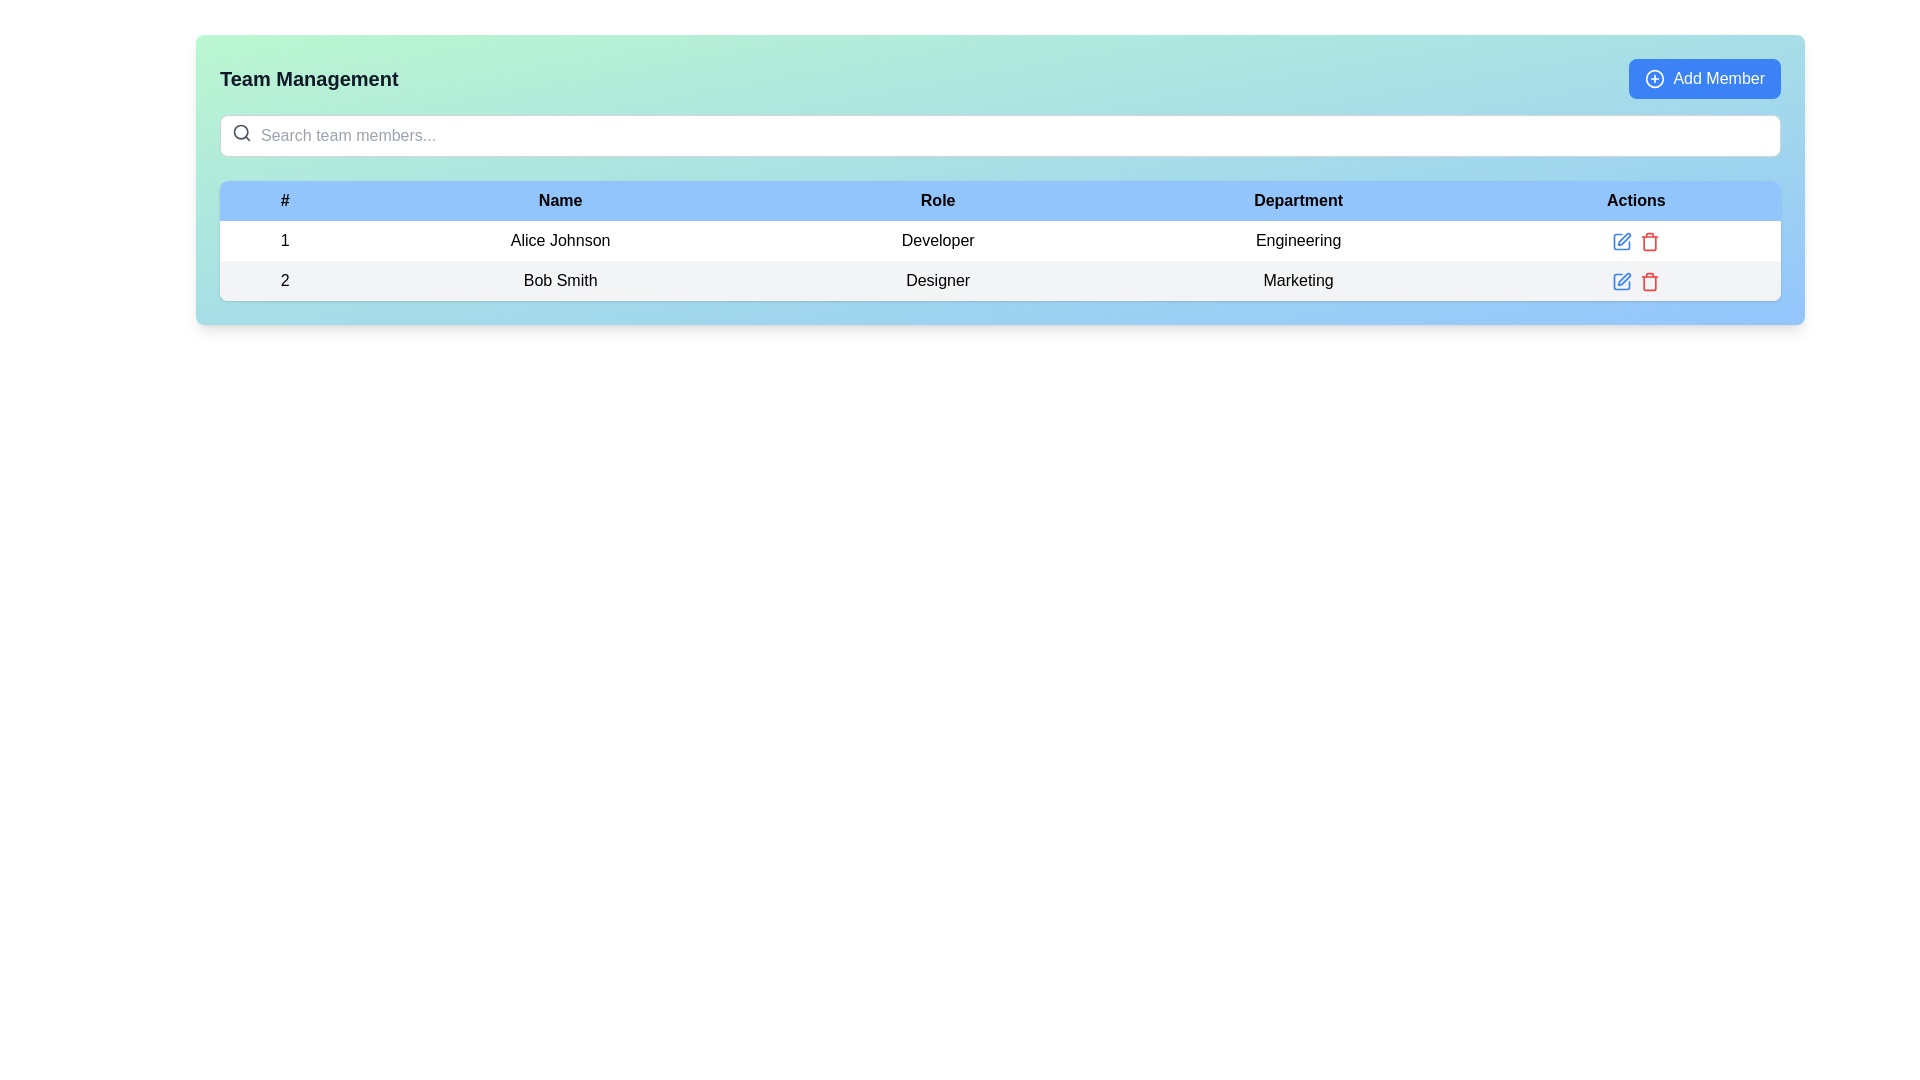  Describe the element at coordinates (1655, 77) in the screenshot. I see `the 'Add Member' icon located on the left side of the text label within the button in the top-right corner of the interface` at that location.